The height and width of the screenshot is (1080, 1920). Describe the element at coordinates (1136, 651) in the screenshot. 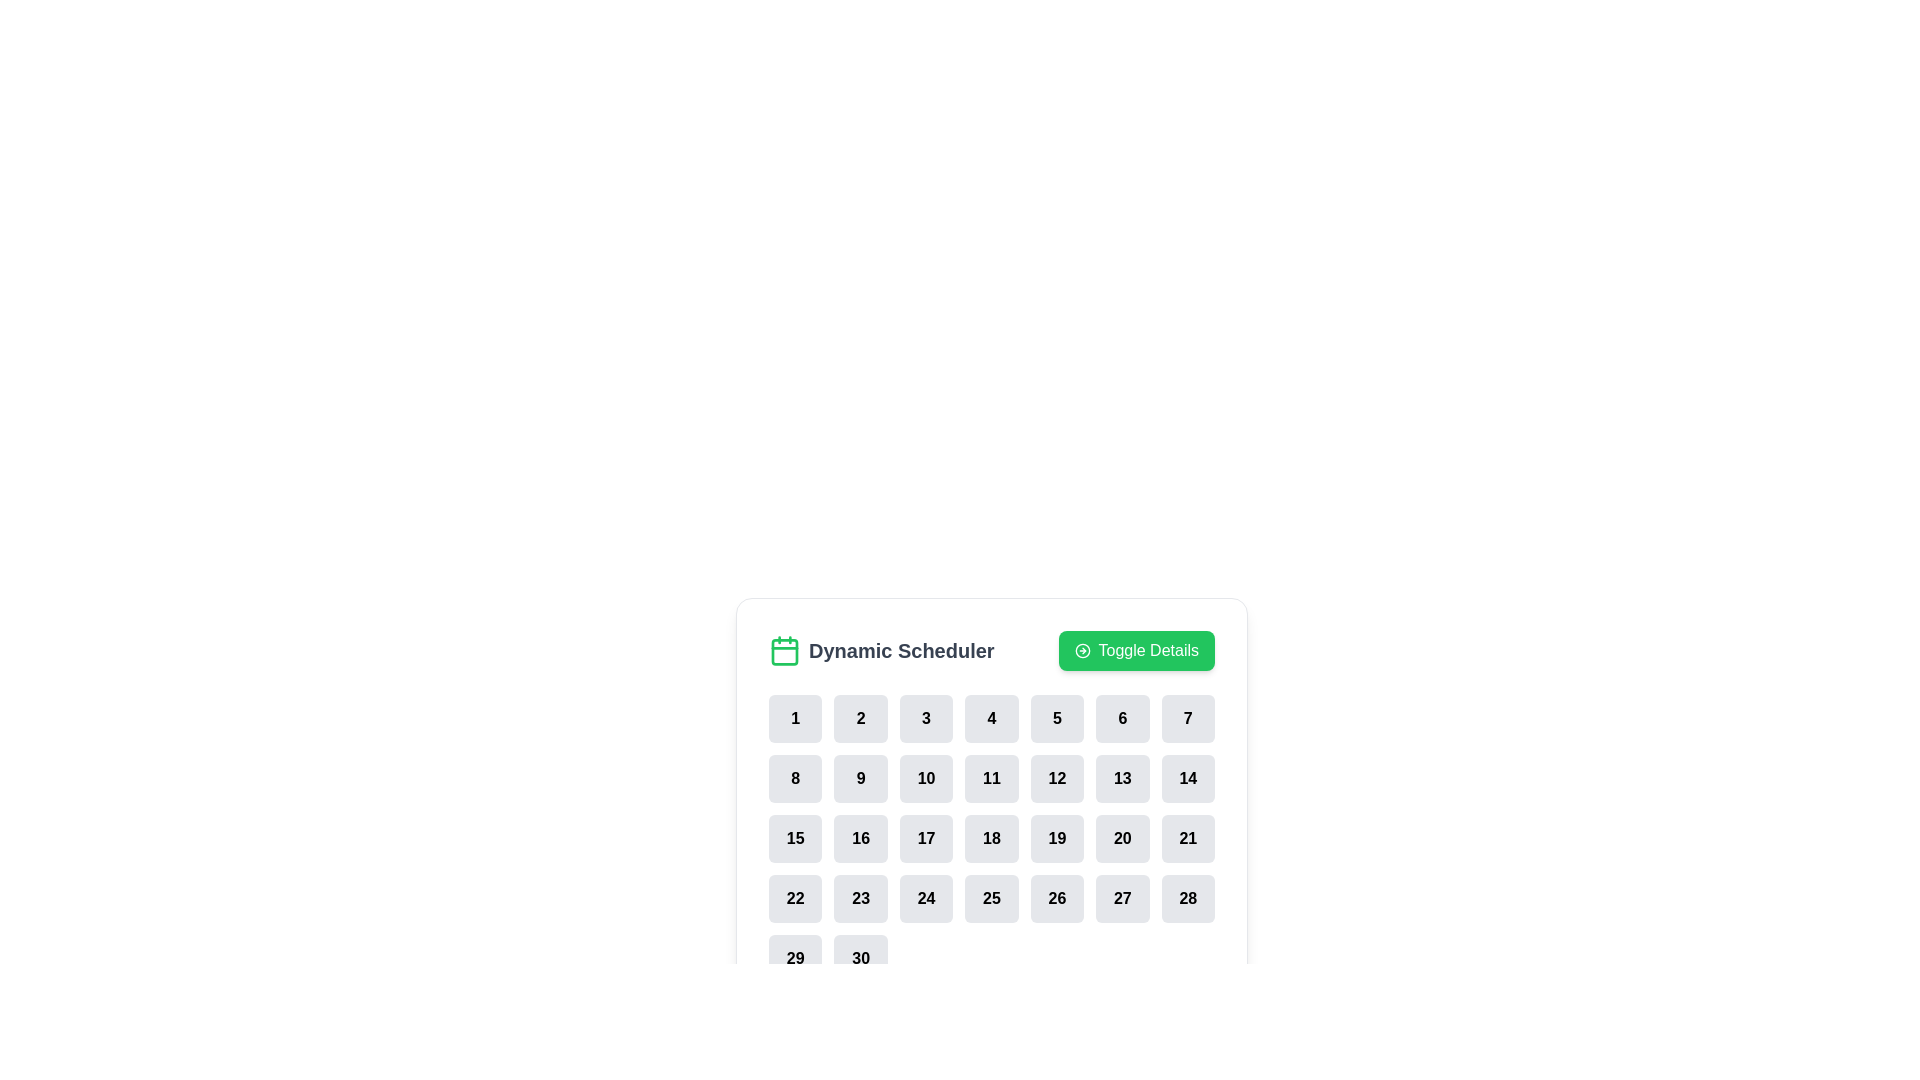

I see `the green rectangular button labeled 'Toggle Details'` at that location.